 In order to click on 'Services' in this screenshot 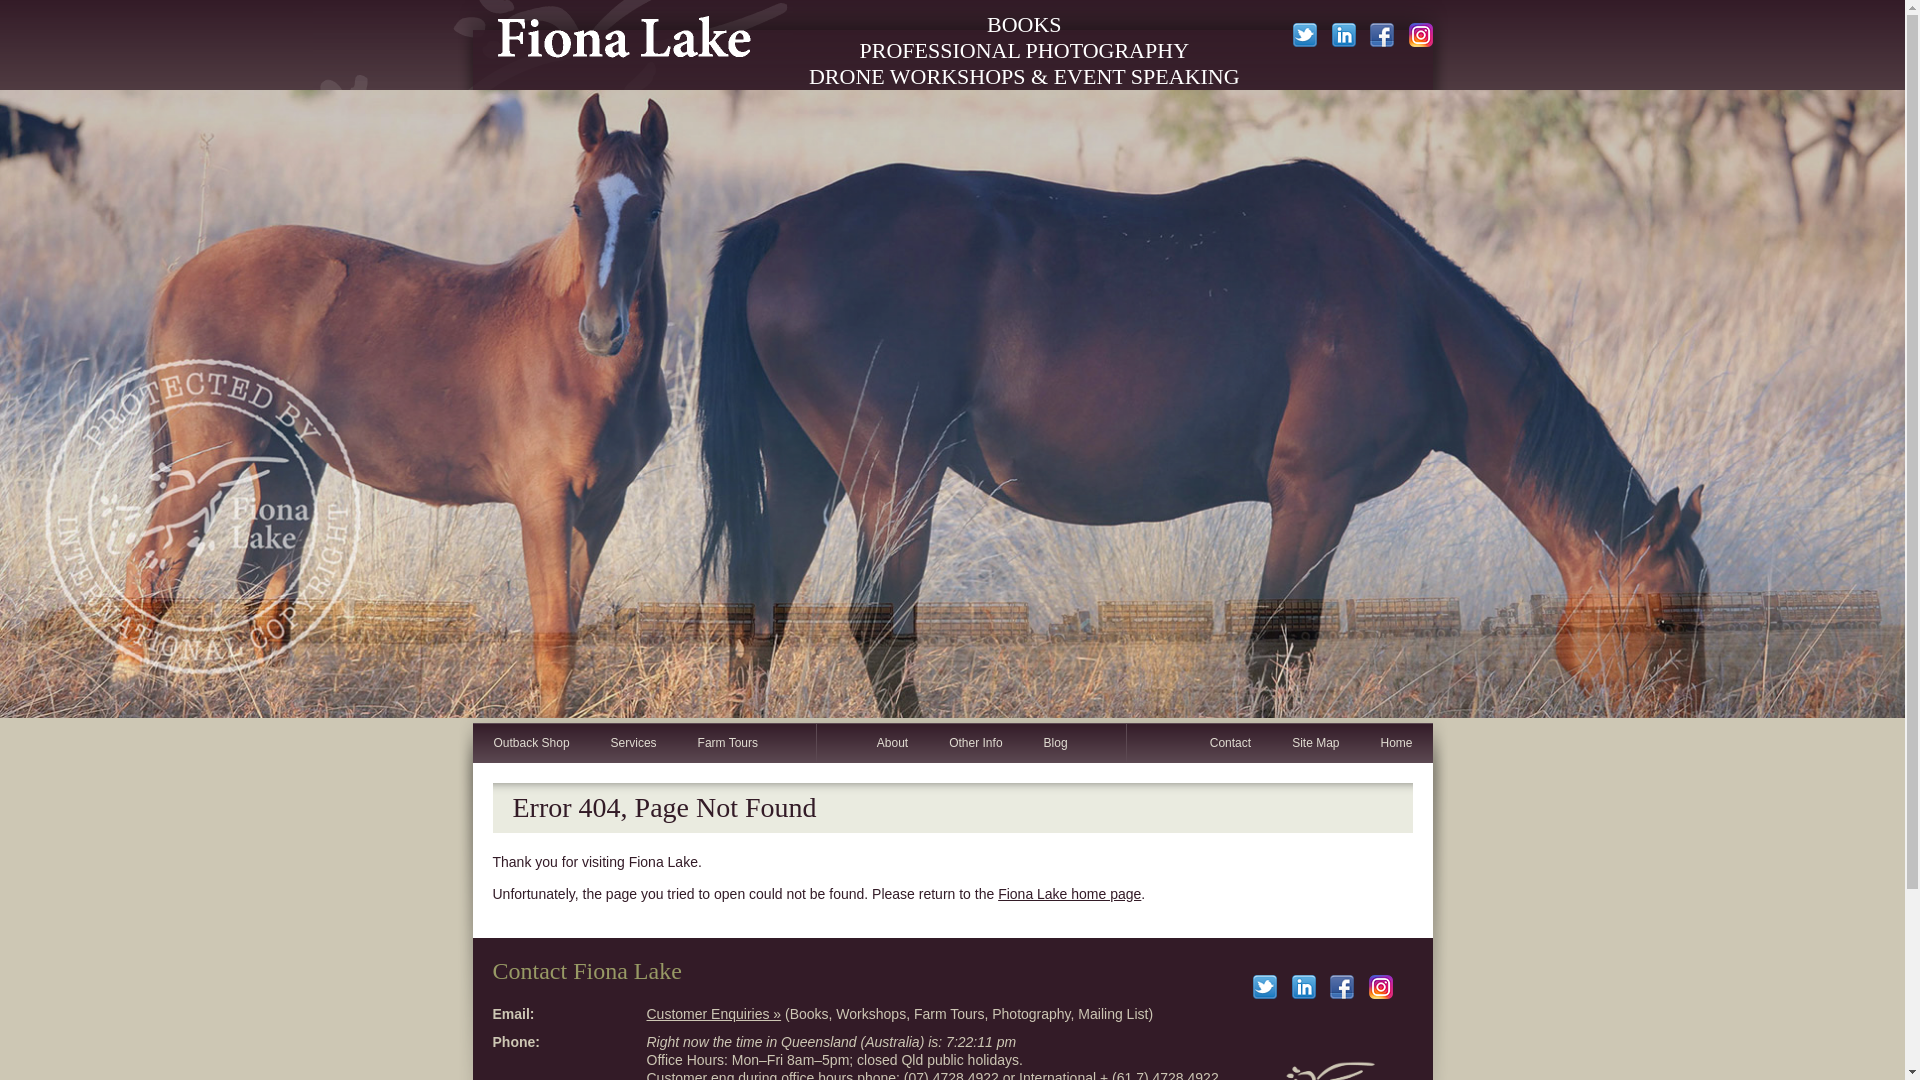, I will do `click(632, 743)`.